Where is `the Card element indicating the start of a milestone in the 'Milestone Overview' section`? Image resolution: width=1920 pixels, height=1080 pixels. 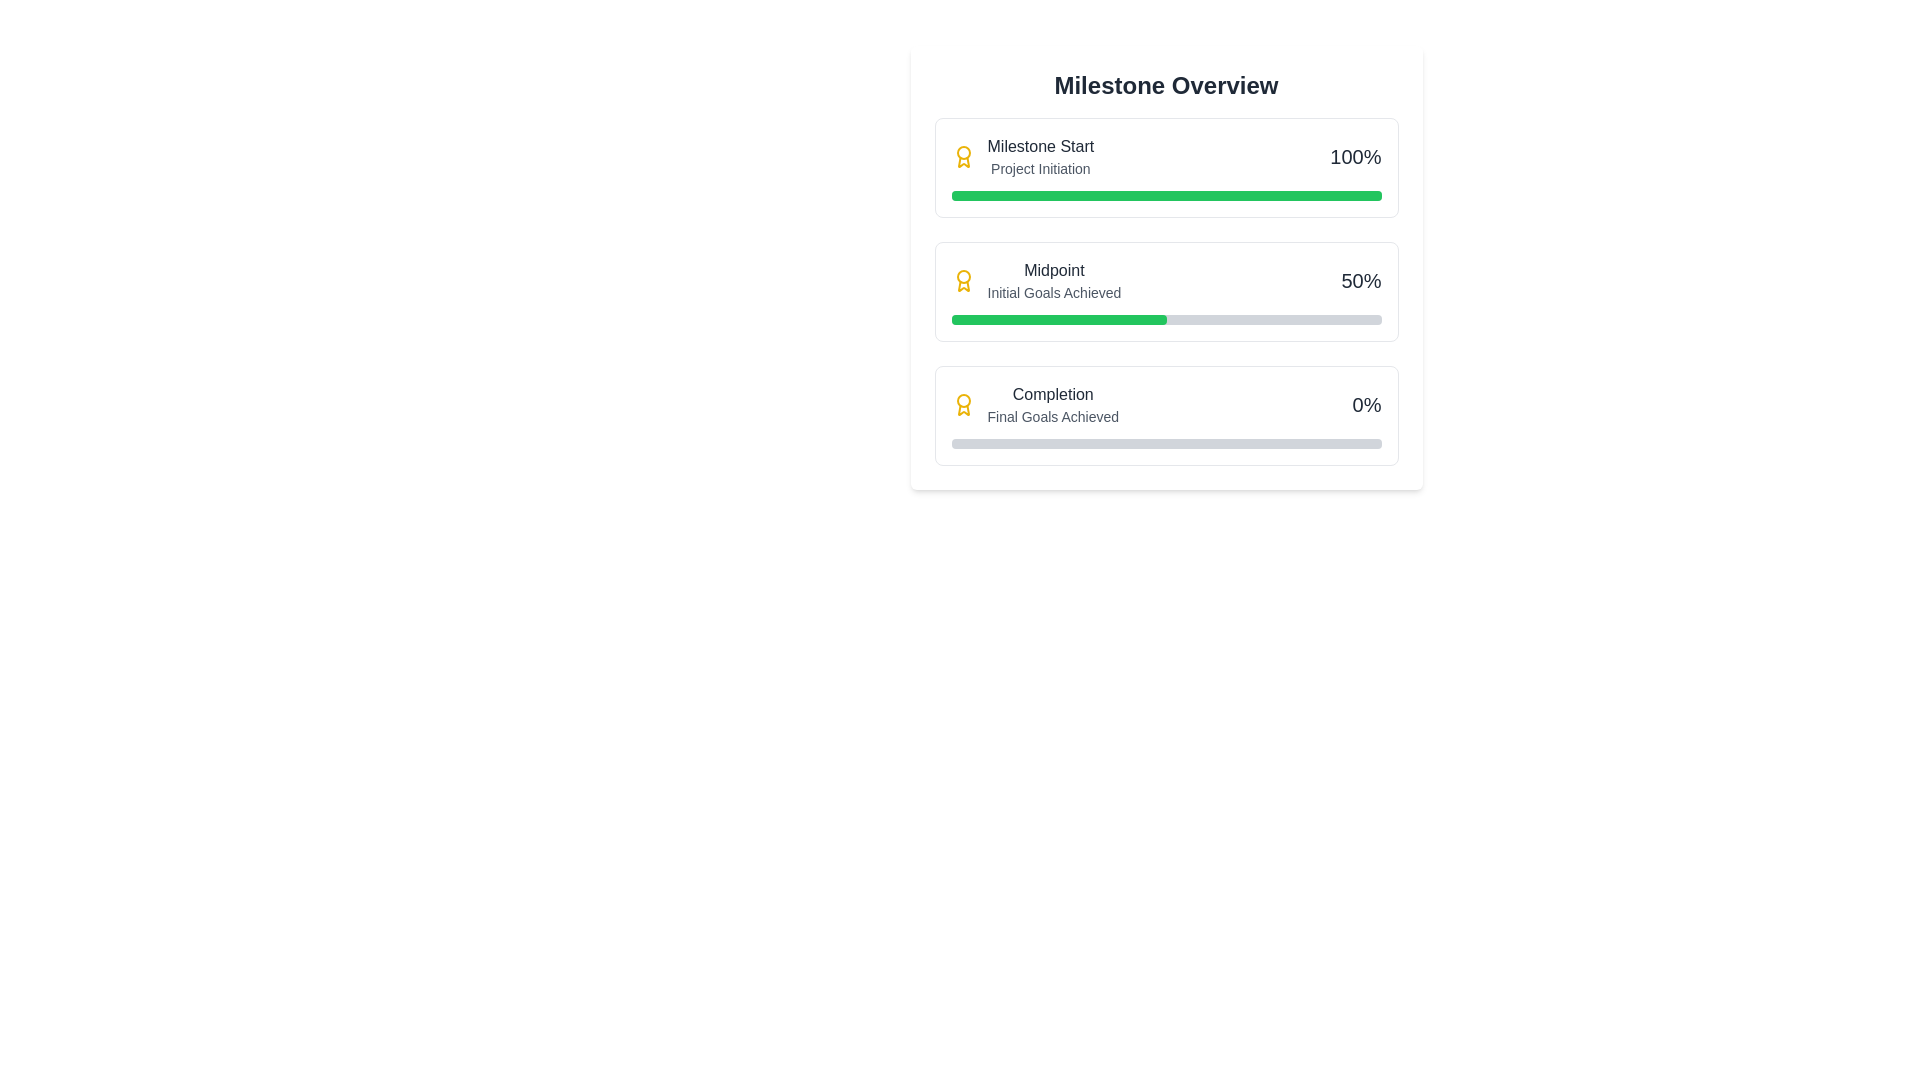 the Card element indicating the start of a milestone in the 'Milestone Overview' section is located at coordinates (1022, 156).